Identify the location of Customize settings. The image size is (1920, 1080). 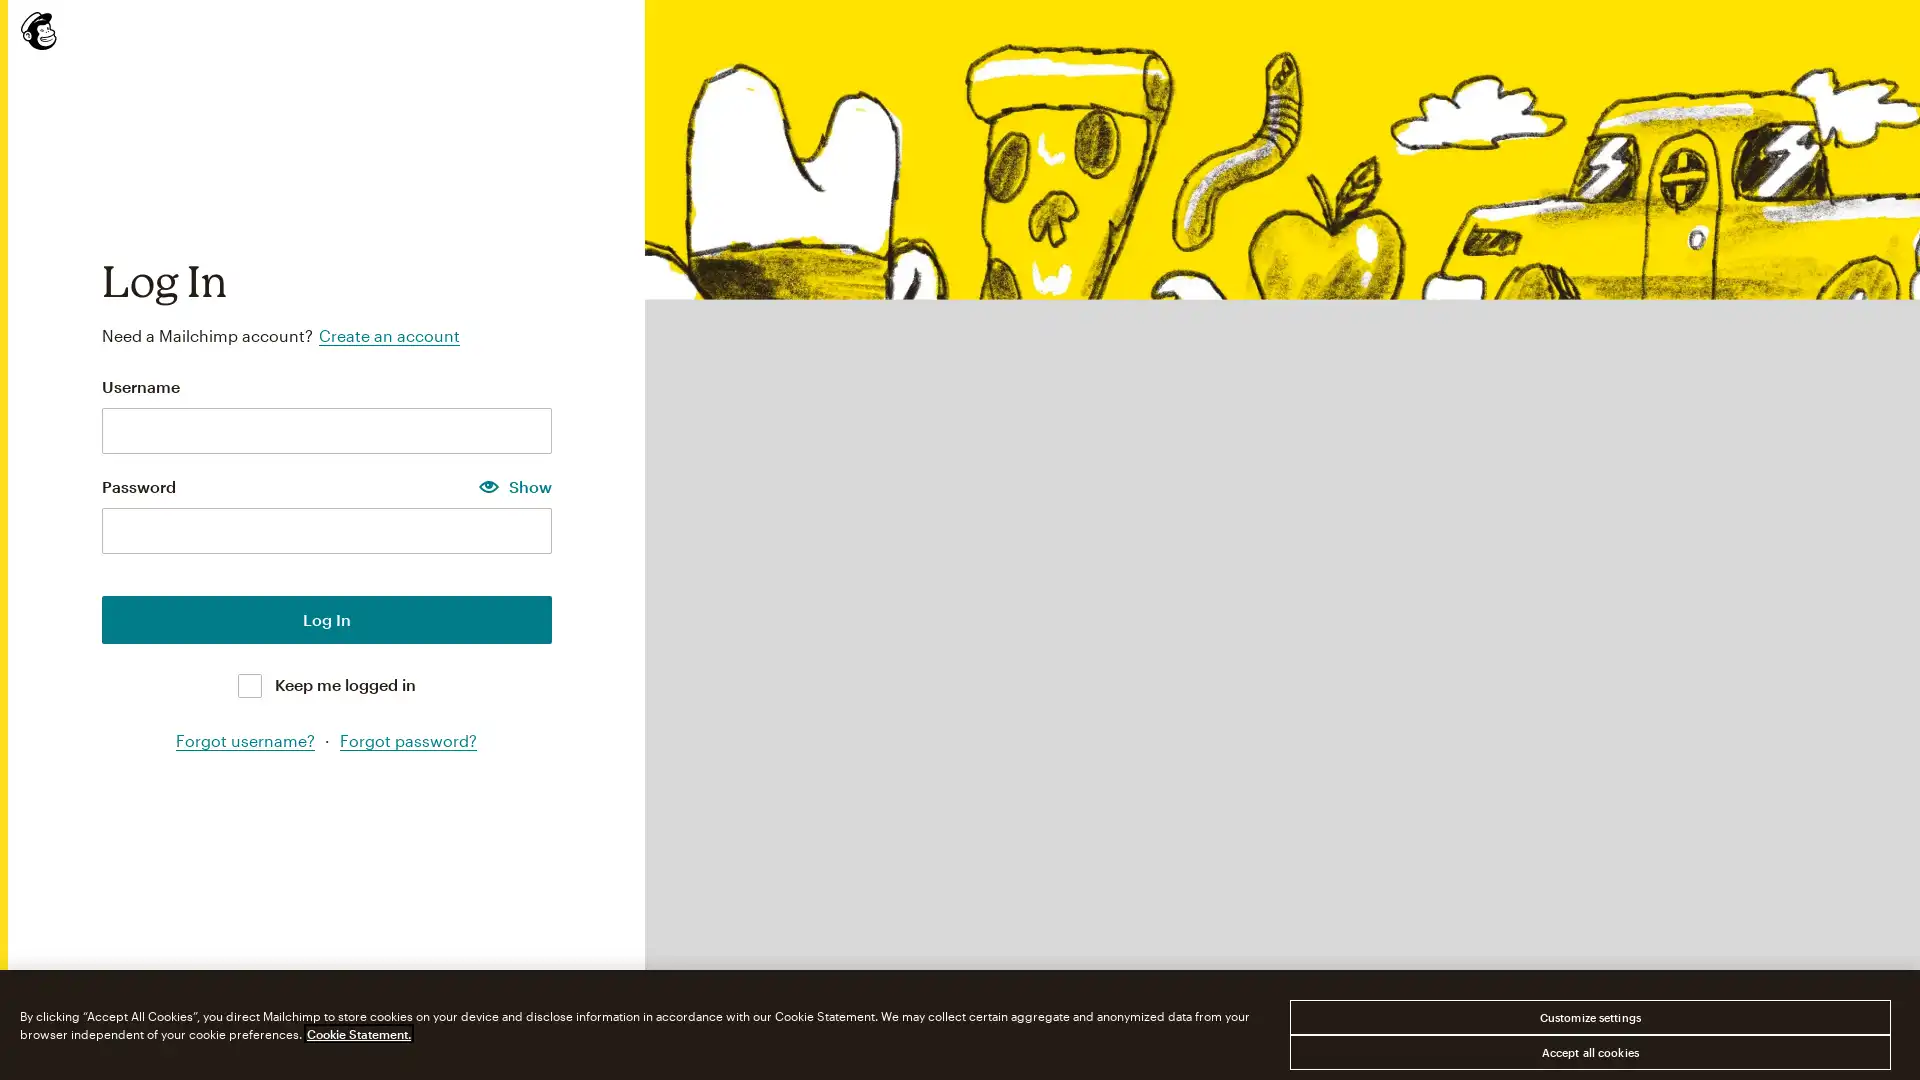
(1588, 1017).